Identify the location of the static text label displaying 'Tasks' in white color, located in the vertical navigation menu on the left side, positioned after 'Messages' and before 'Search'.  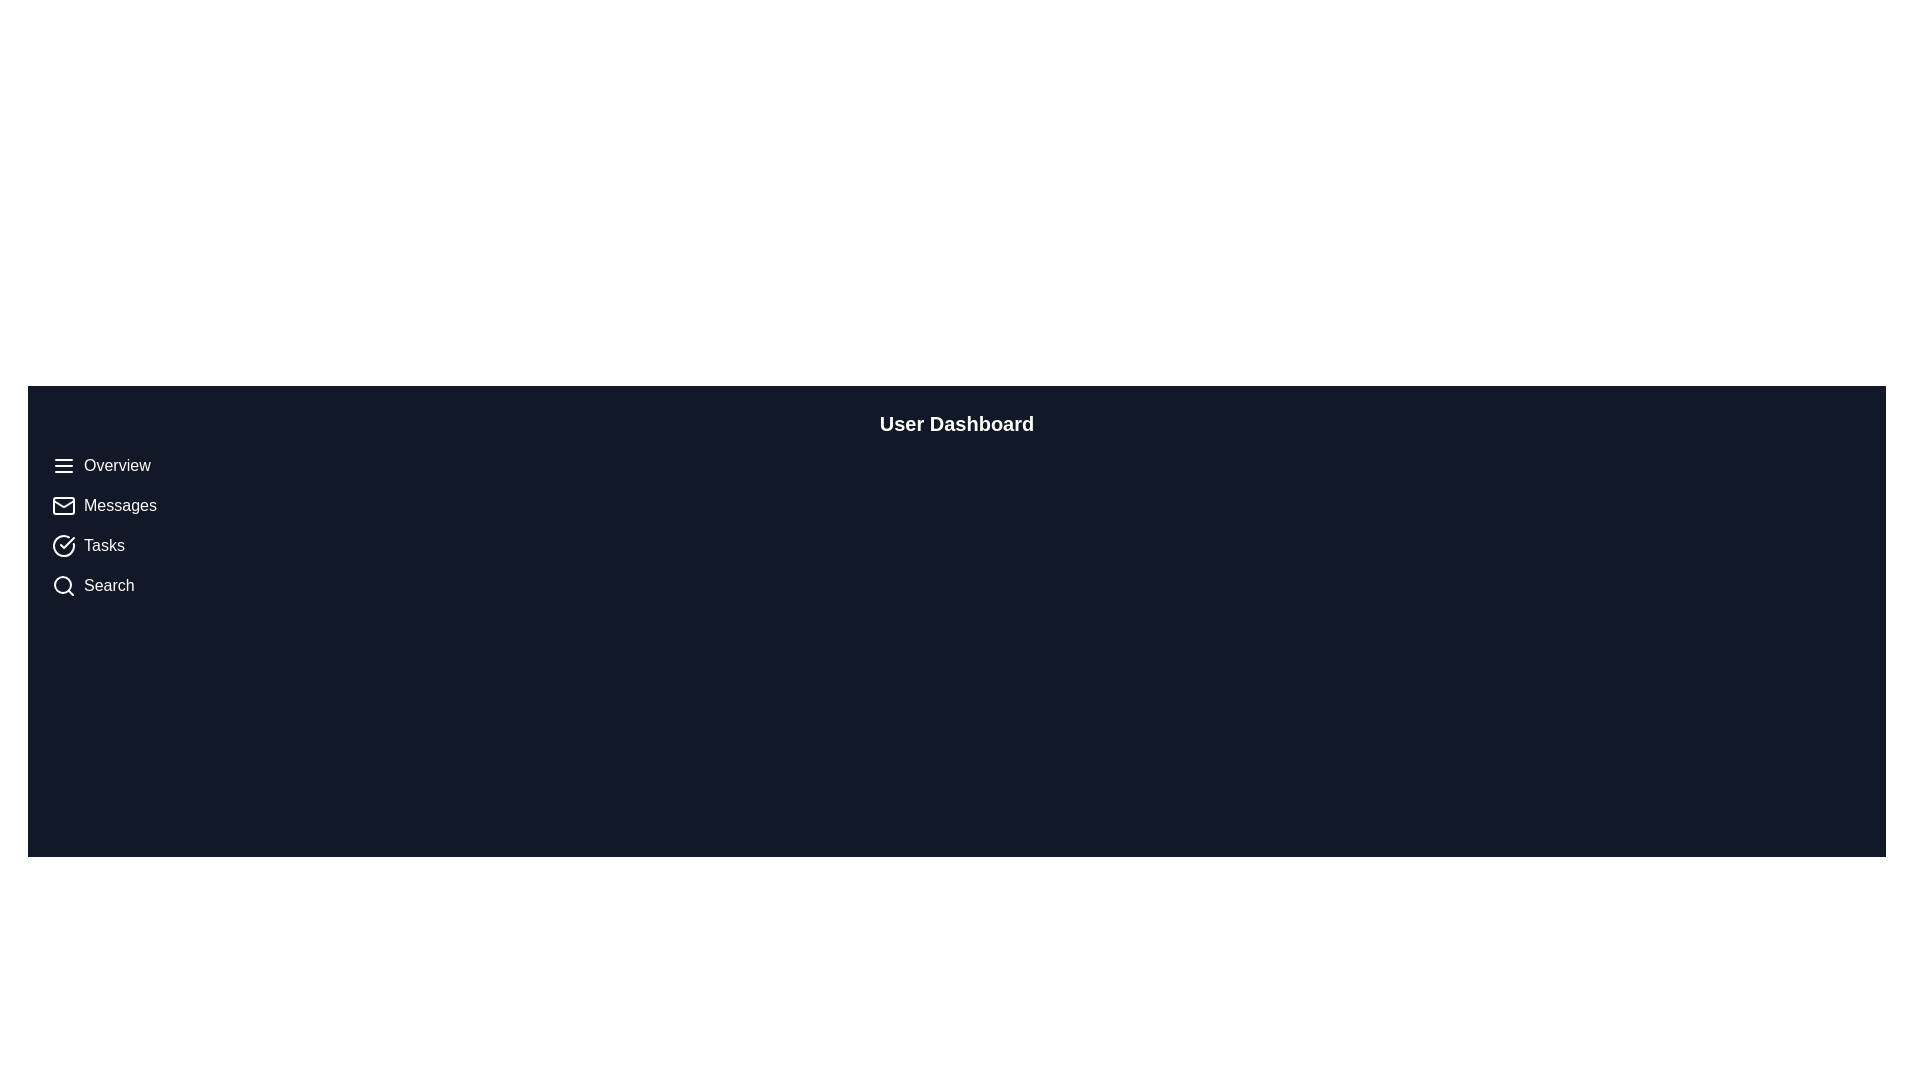
(103, 546).